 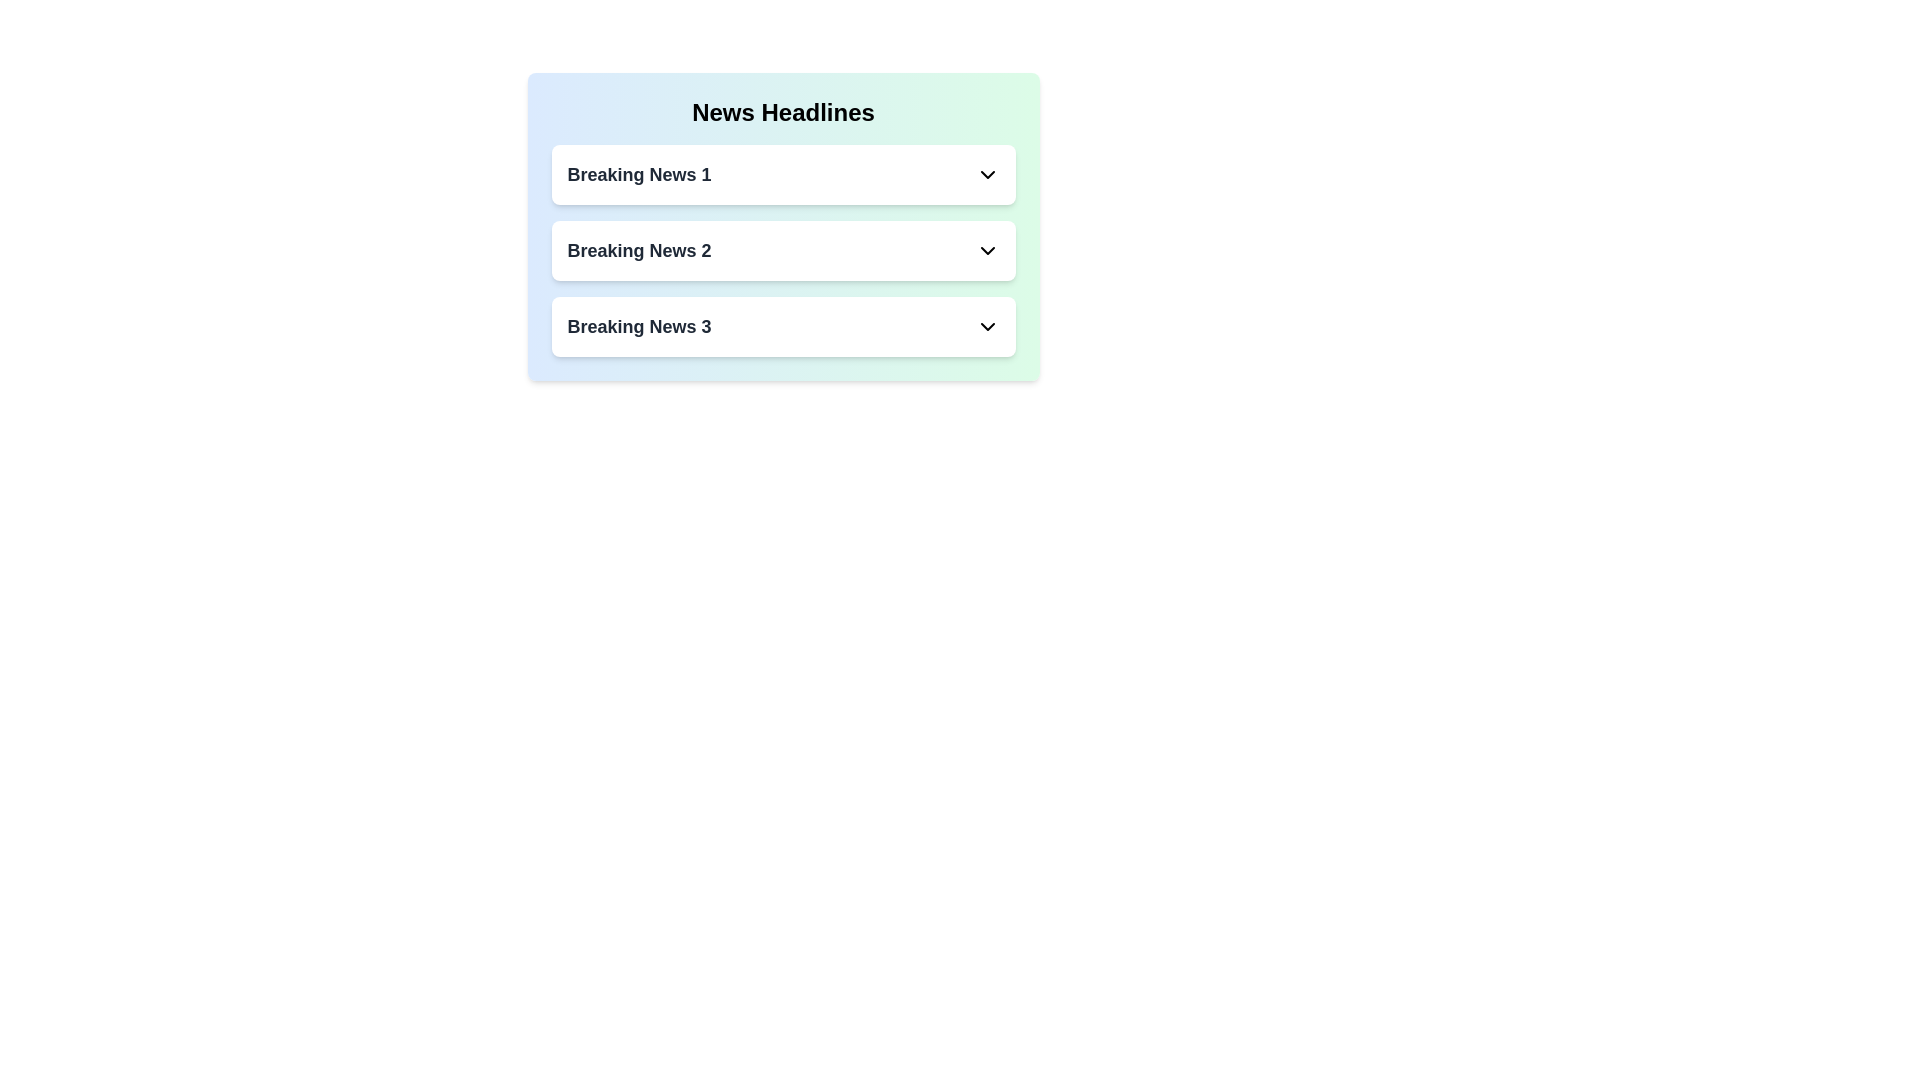 What do you see at coordinates (987, 173) in the screenshot?
I see `the dropdown icon for Breaking News 1 to toggle its view` at bounding box center [987, 173].